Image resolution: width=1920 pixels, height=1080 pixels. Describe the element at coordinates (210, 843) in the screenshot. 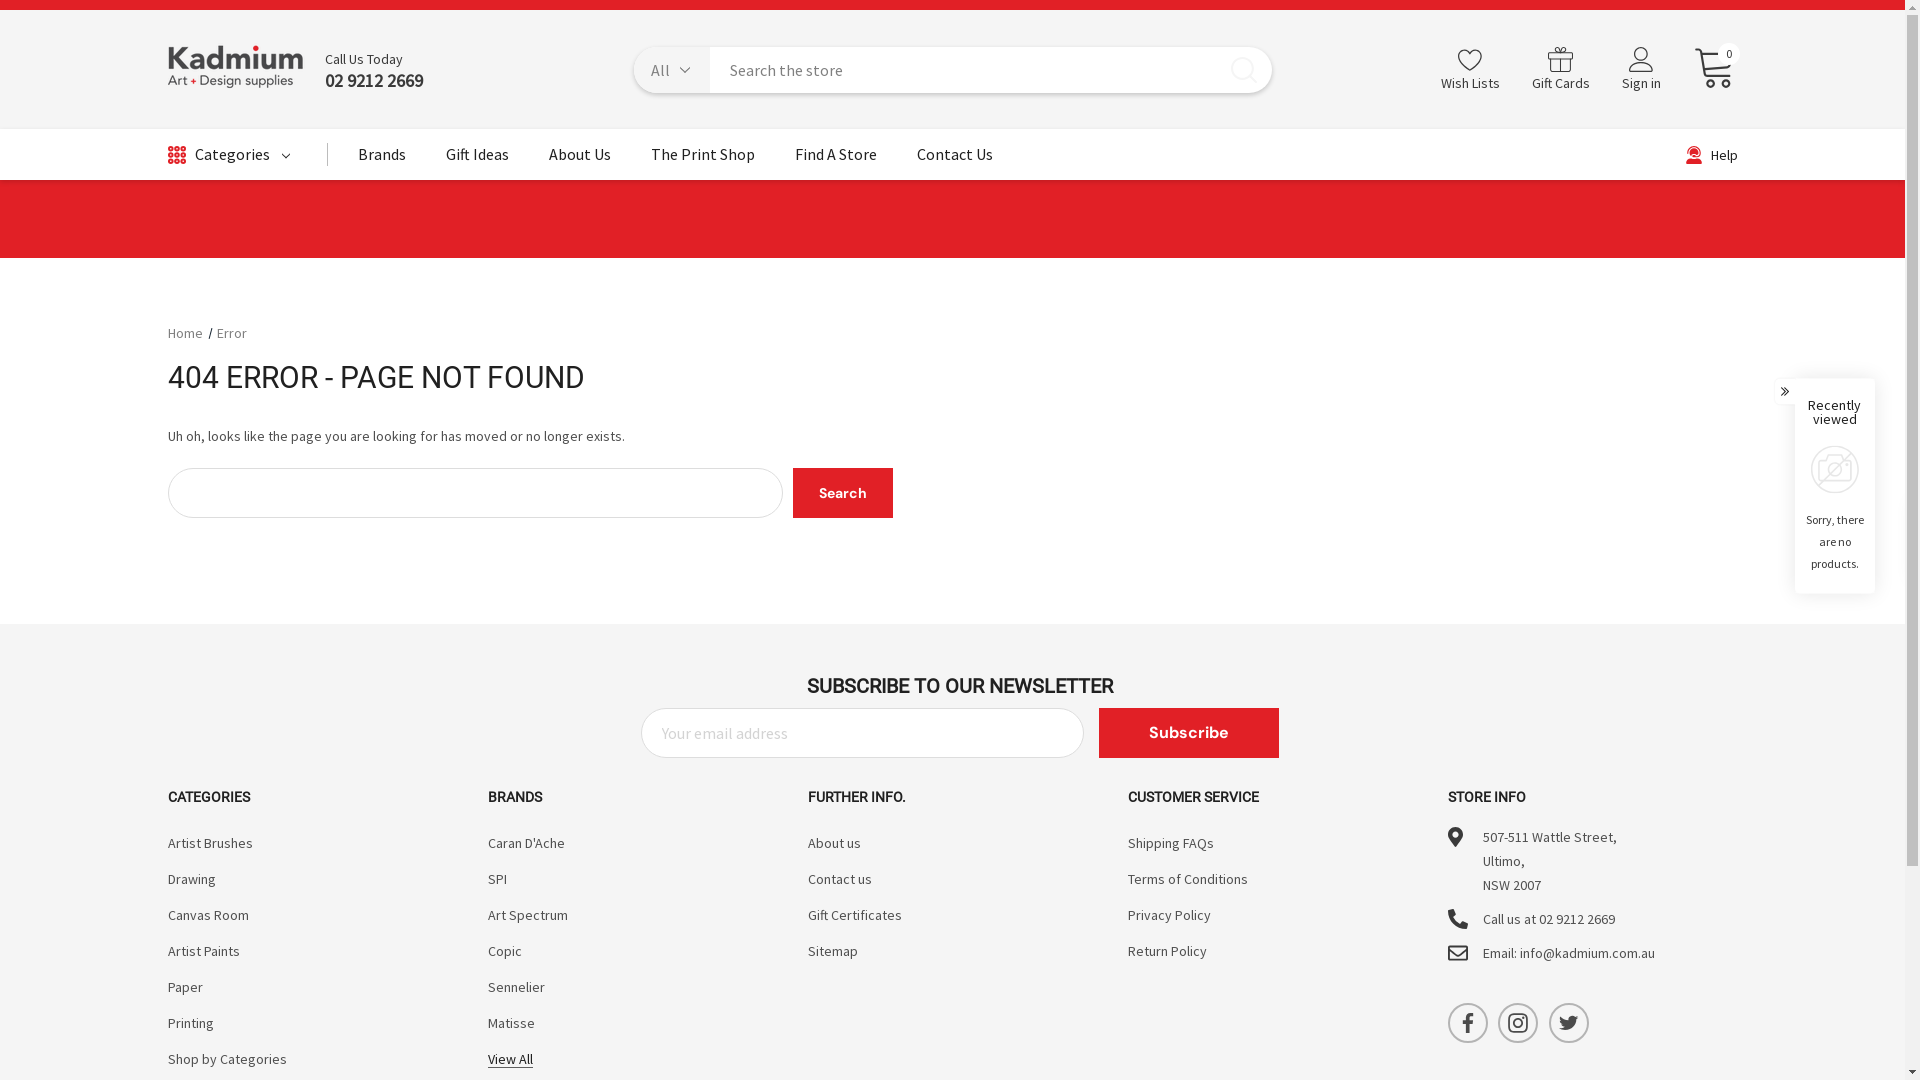

I see `'Artist Brushes'` at that location.